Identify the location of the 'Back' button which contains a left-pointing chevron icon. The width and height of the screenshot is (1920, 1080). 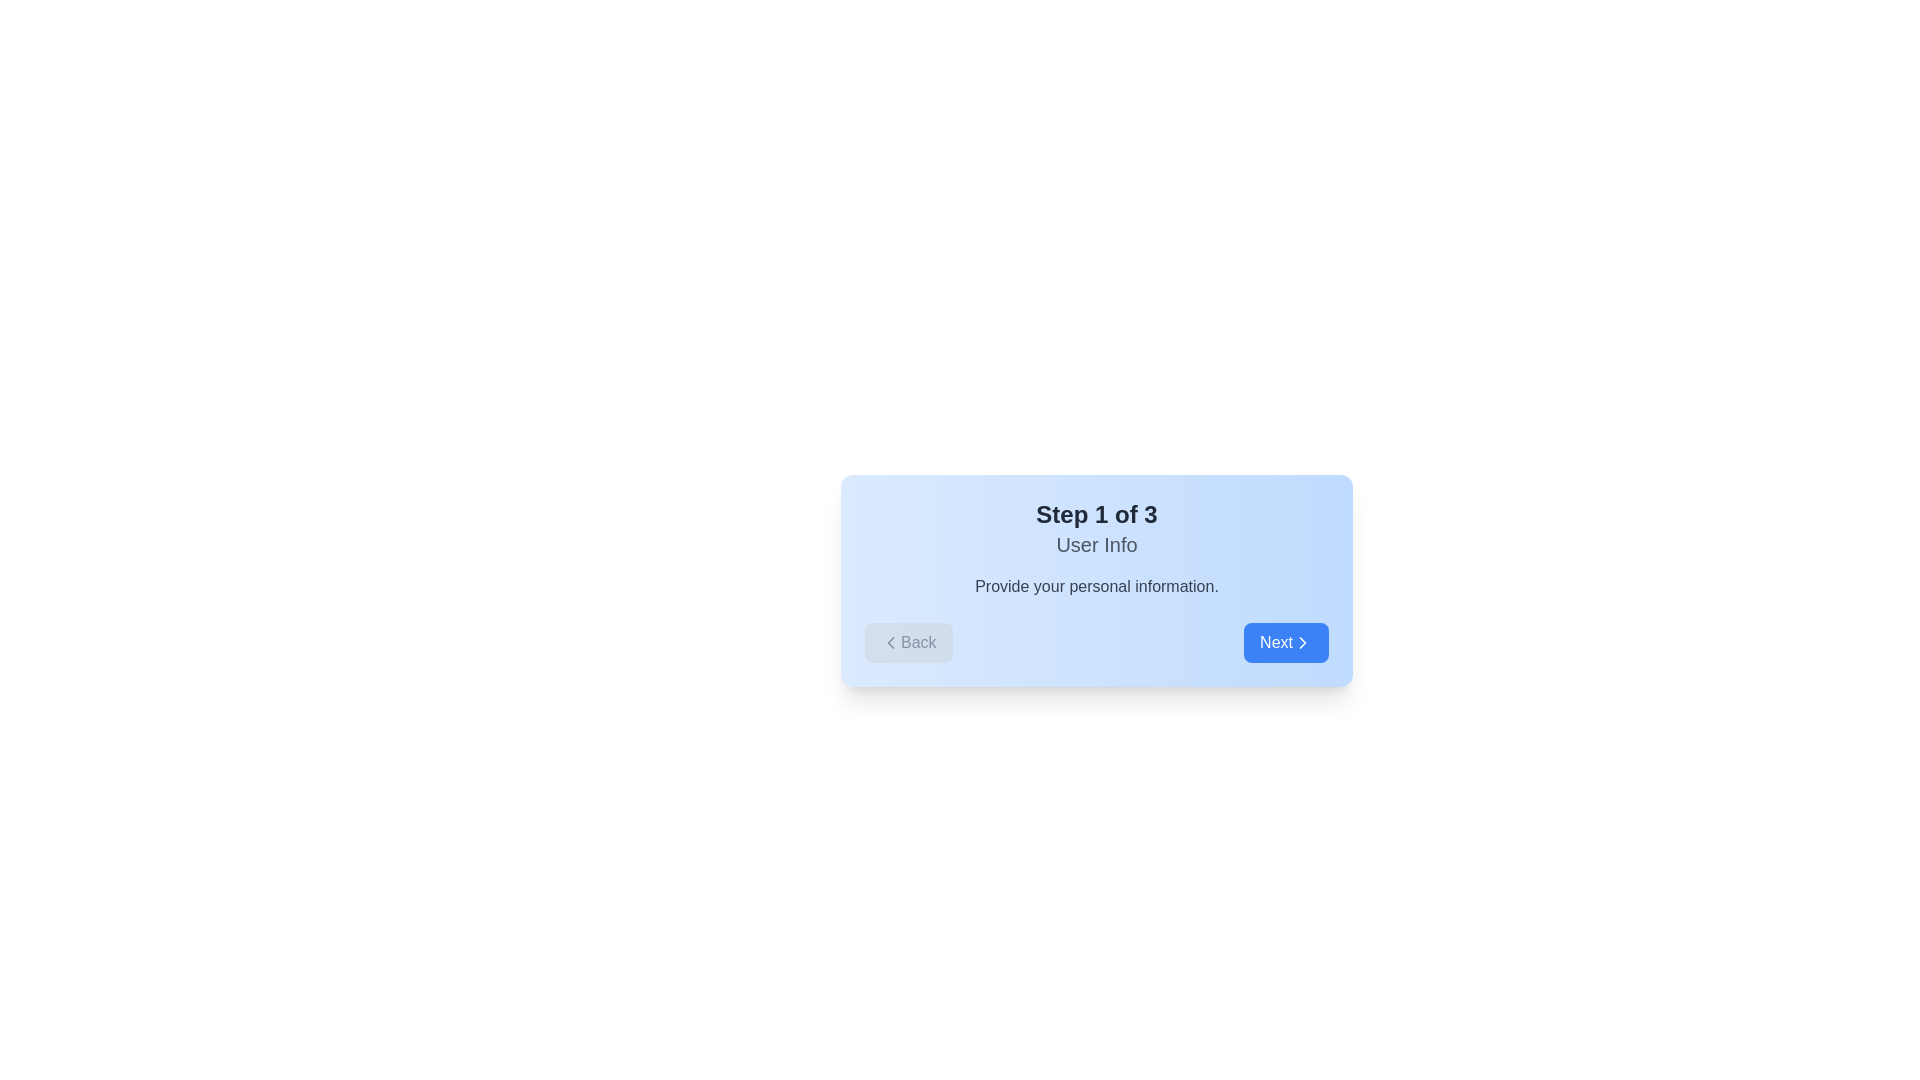
(890, 643).